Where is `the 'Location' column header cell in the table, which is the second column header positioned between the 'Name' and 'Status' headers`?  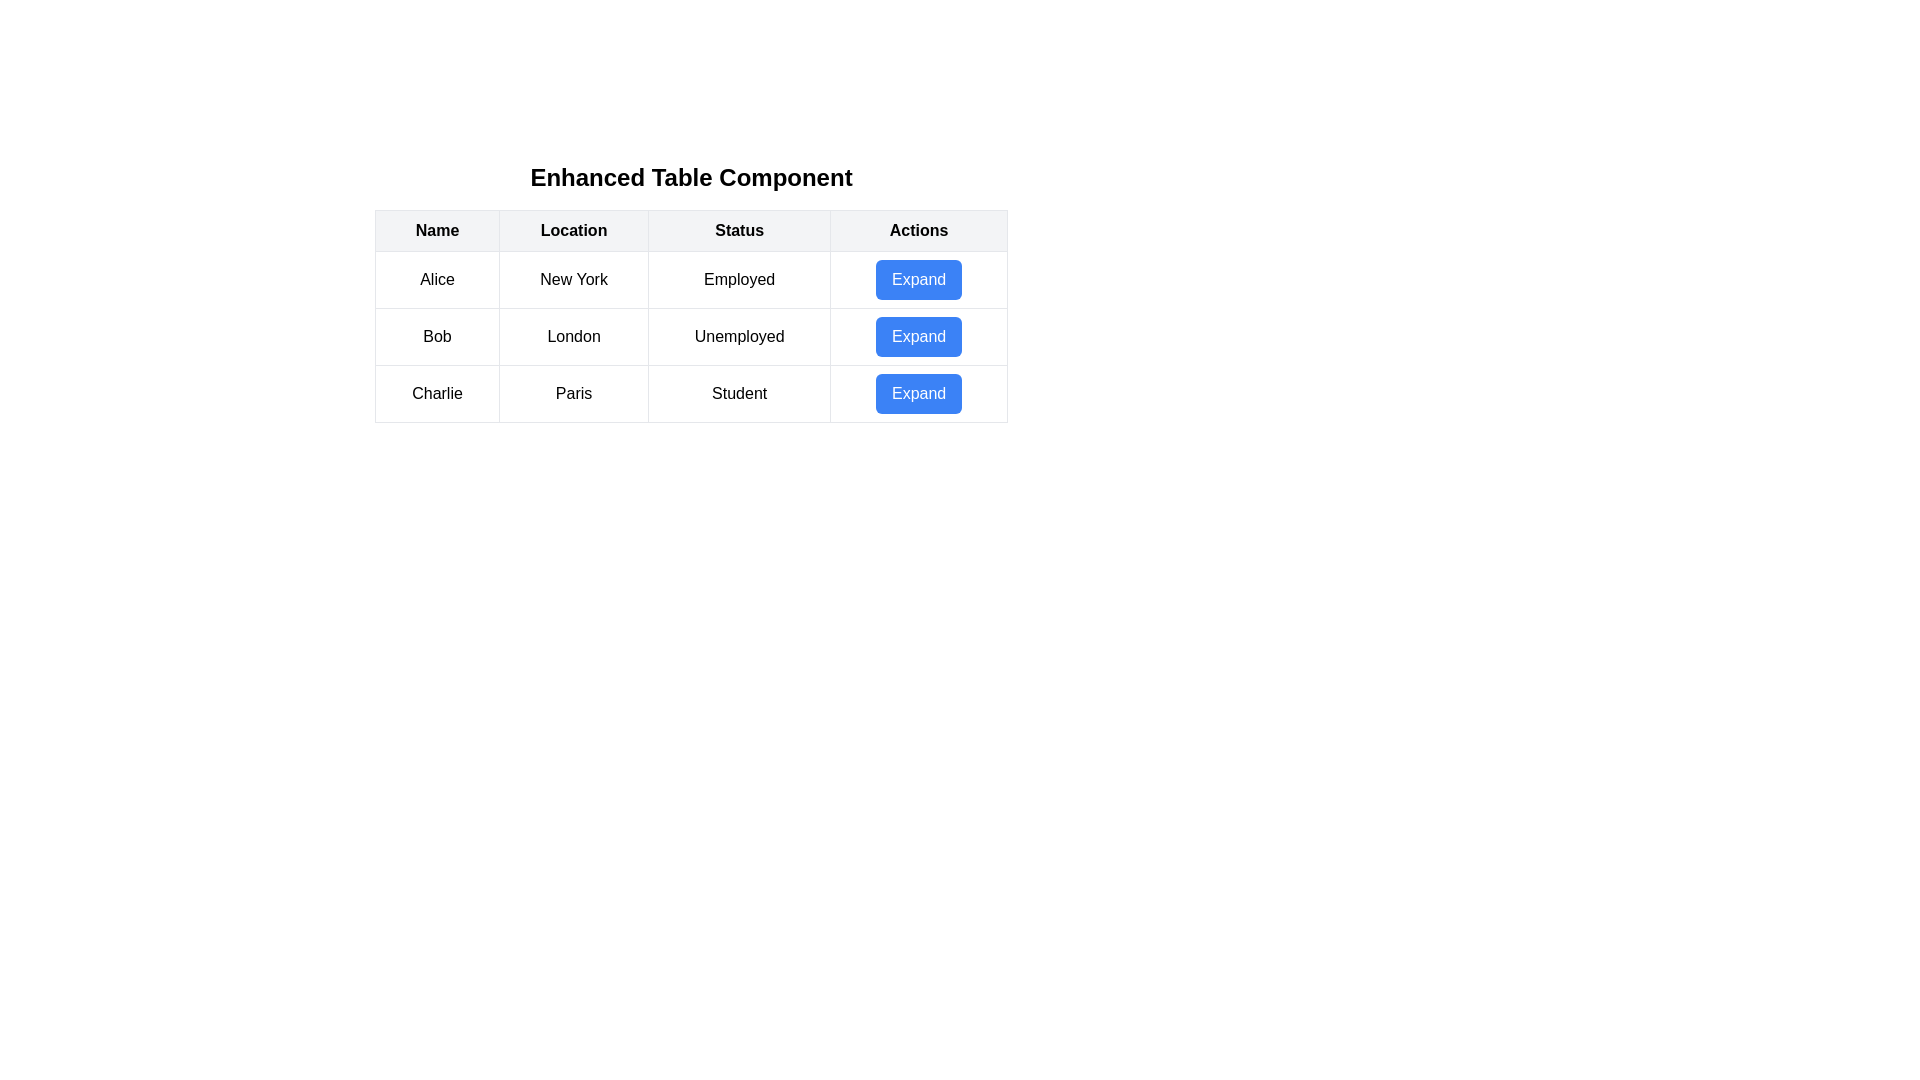 the 'Location' column header cell in the table, which is the second column header positioned between the 'Name' and 'Status' headers is located at coordinates (573, 230).